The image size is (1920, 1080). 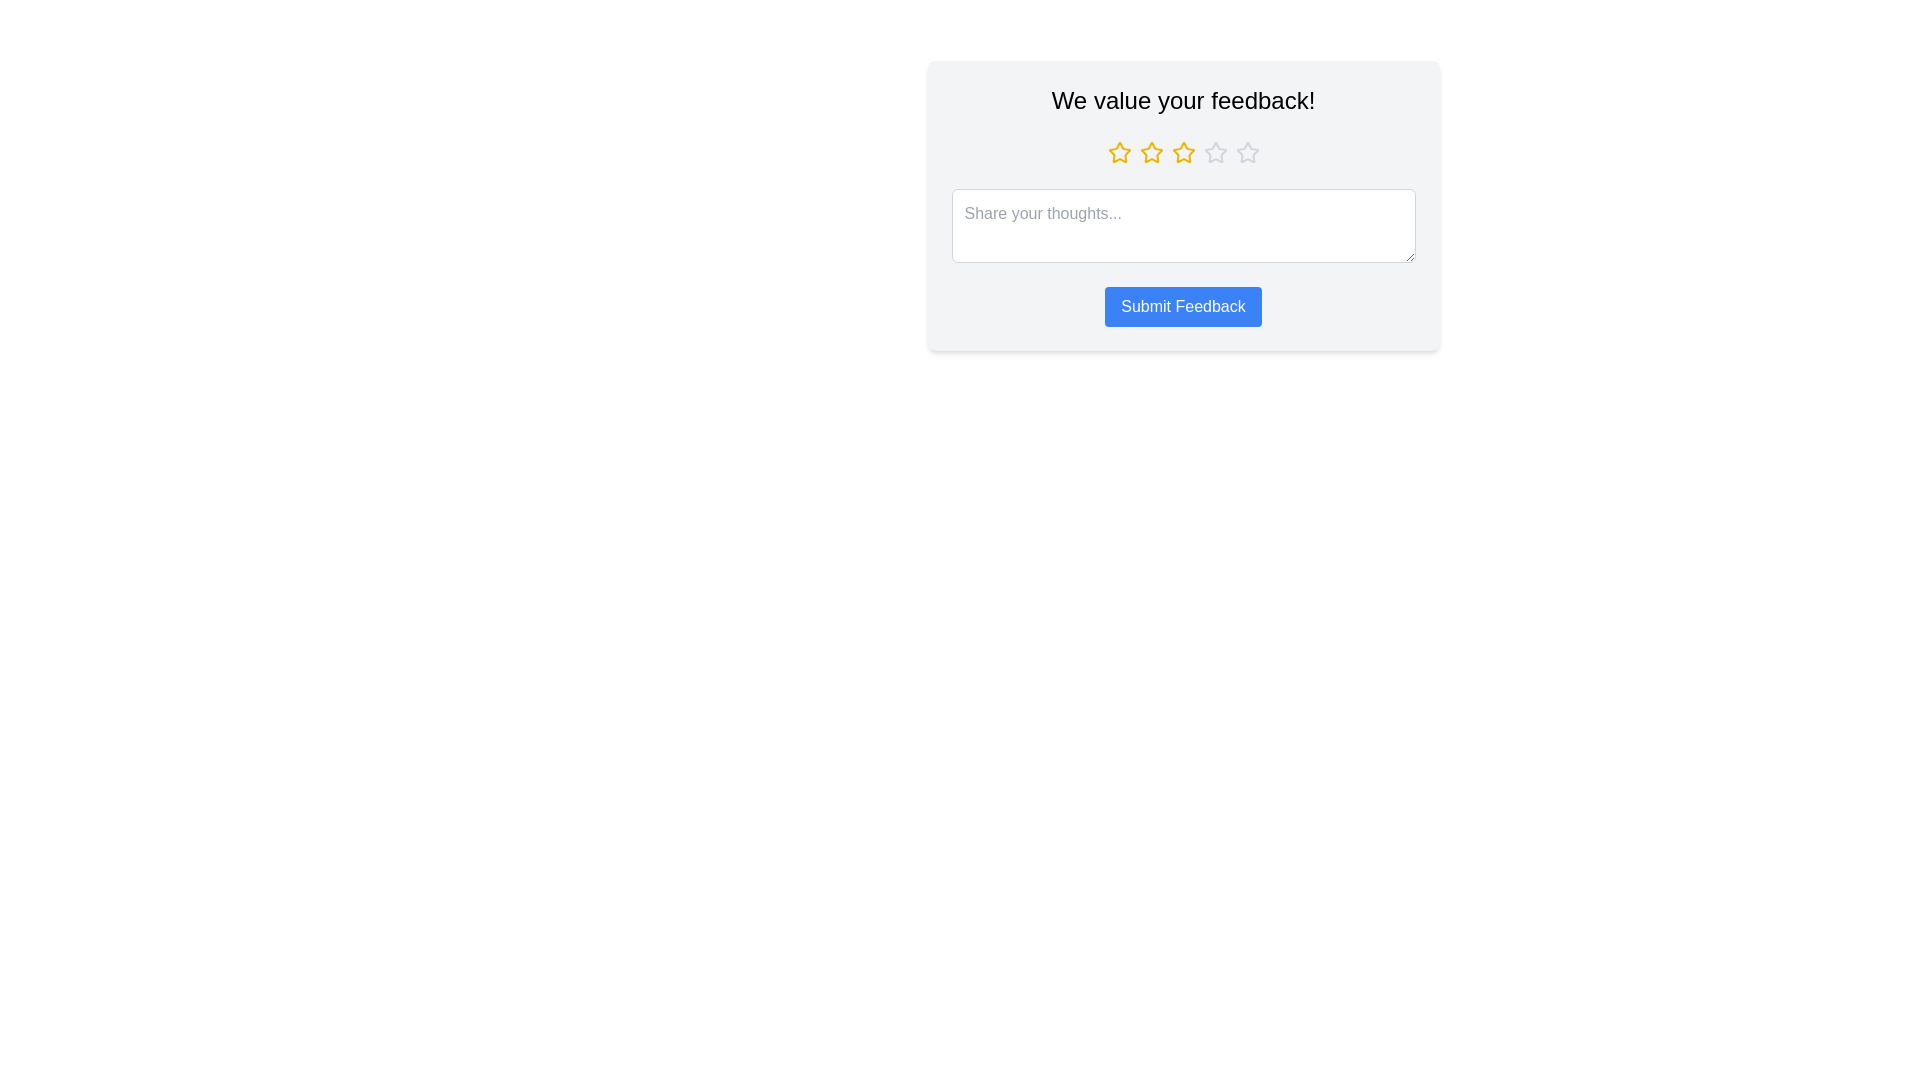 What do you see at coordinates (1118, 151) in the screenshot?
I see `the first Rating star icon in the feedback component` at bounding box center [1118, 151].